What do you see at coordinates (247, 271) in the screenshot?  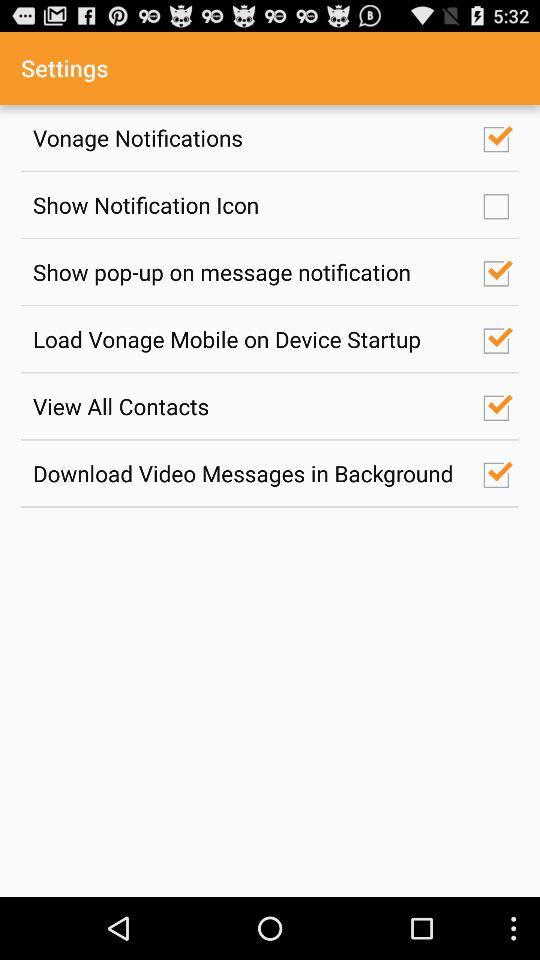 I see `icon above the load vonage mobile icon` at bounding box center [247, 271].